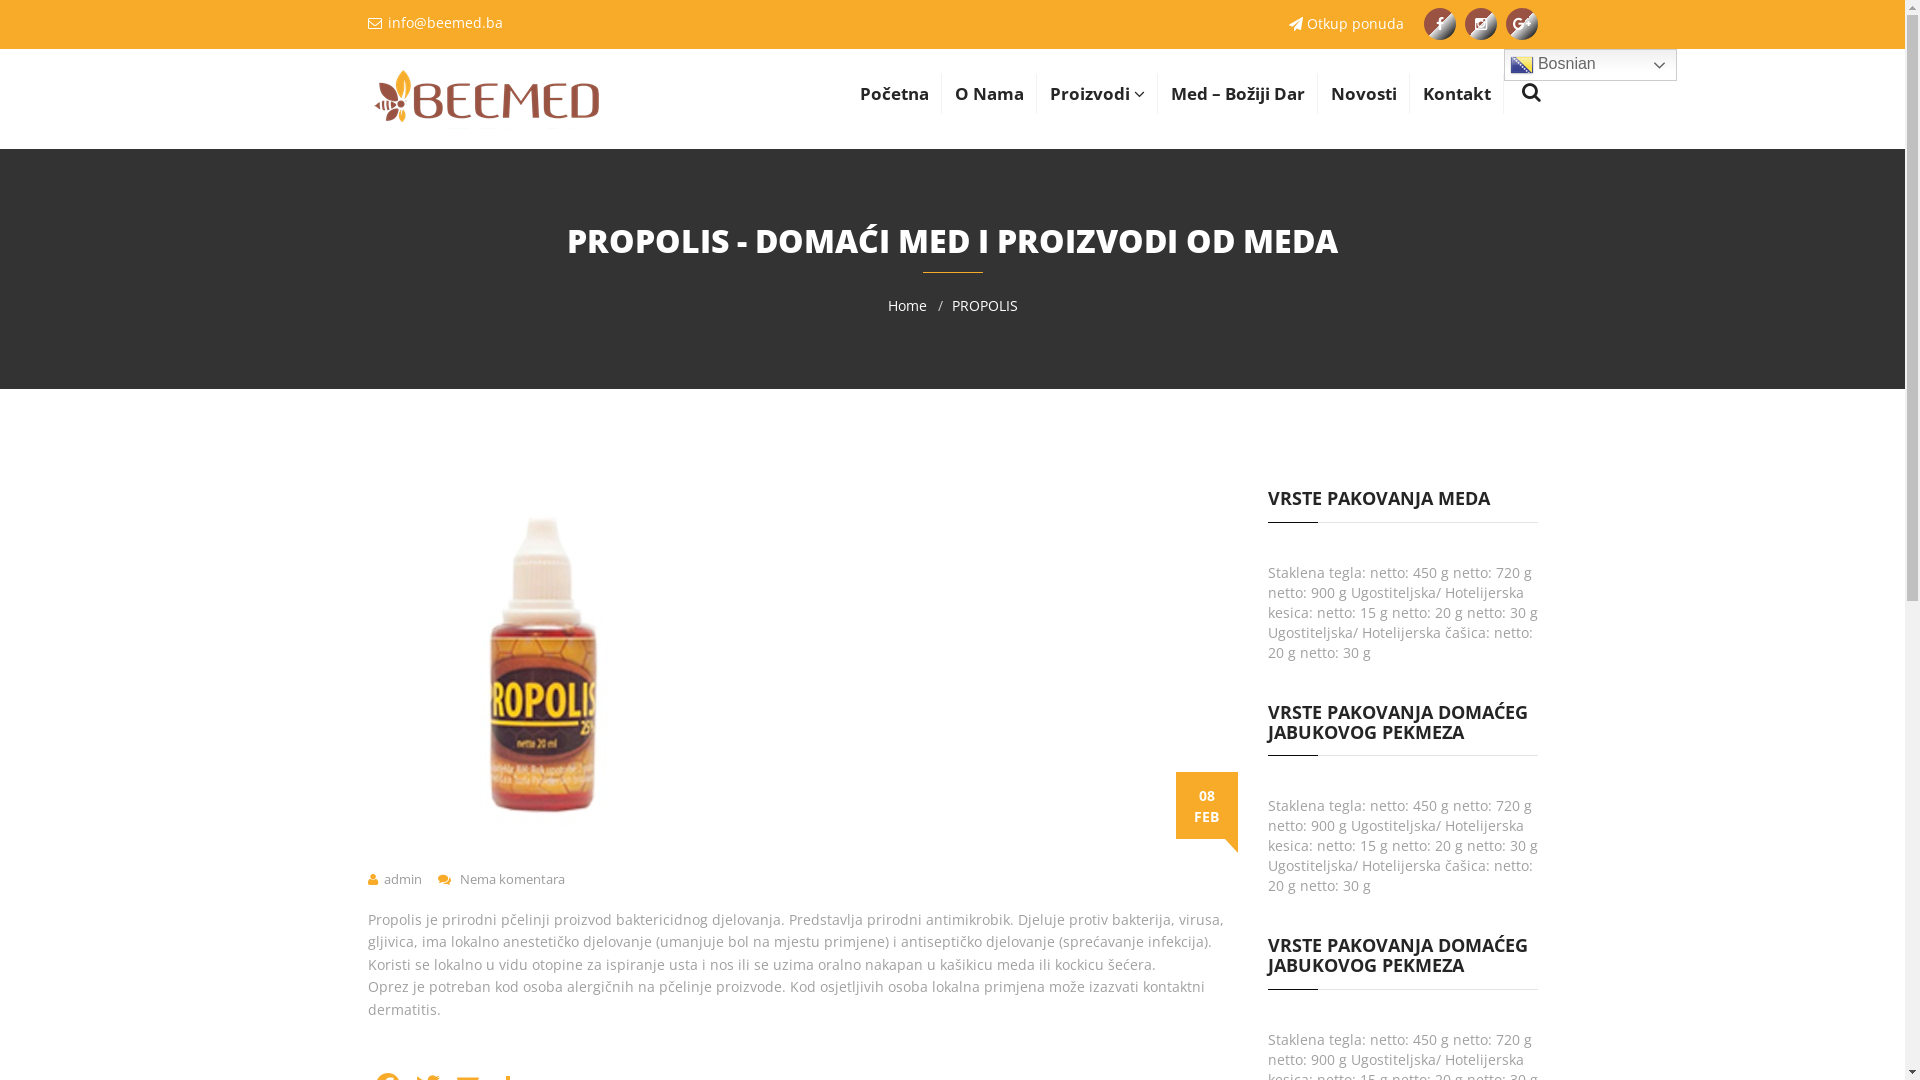 This screenshot has width=1920, height=1080. Describe the element at coordinates (1457, 93) in the screenshot. I see `'Kontakt'` at that location.